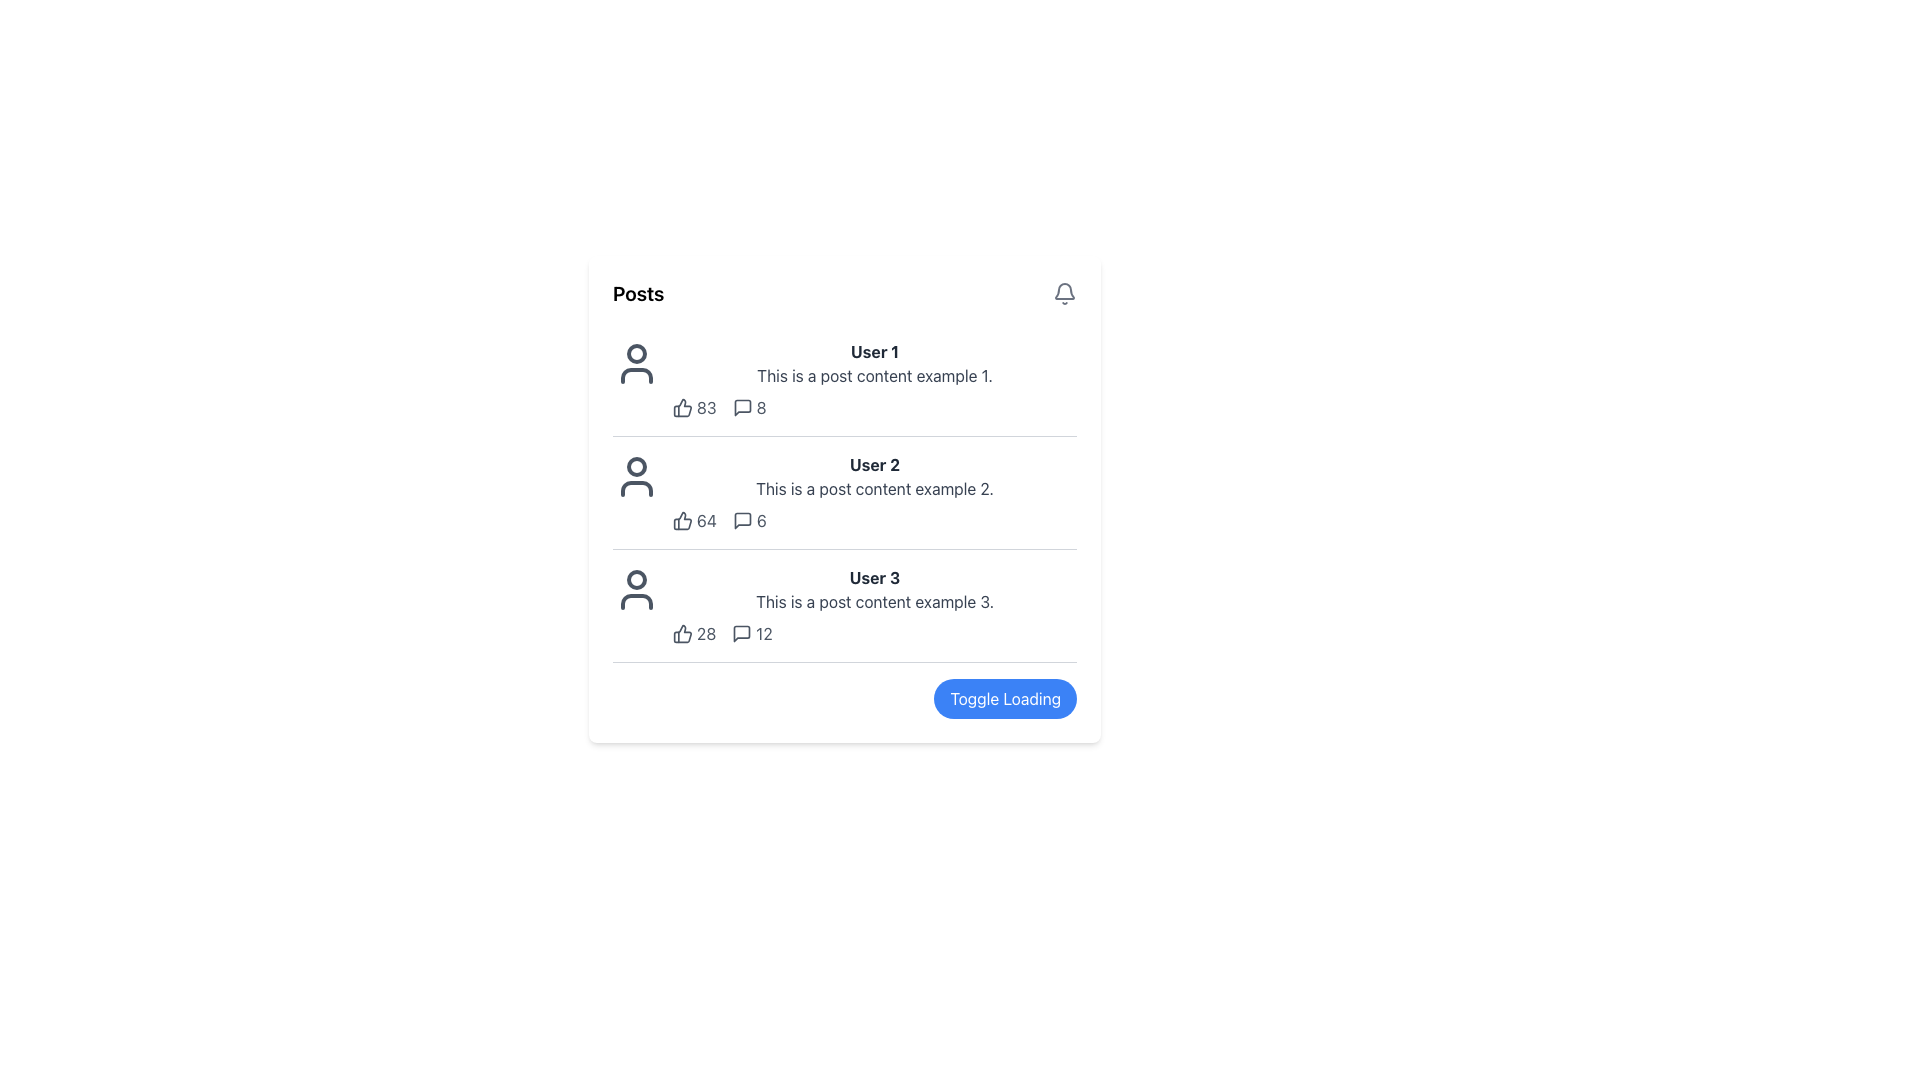 The width and height of the screenshot is (1920, 1080). Describe the element at coordinates (844, 380) in the screenshot. I see `the Post Display Block featuring the title 'User 1' and subtitle 'This is a post content example 1.', located below the 'Posts' header` at that location.